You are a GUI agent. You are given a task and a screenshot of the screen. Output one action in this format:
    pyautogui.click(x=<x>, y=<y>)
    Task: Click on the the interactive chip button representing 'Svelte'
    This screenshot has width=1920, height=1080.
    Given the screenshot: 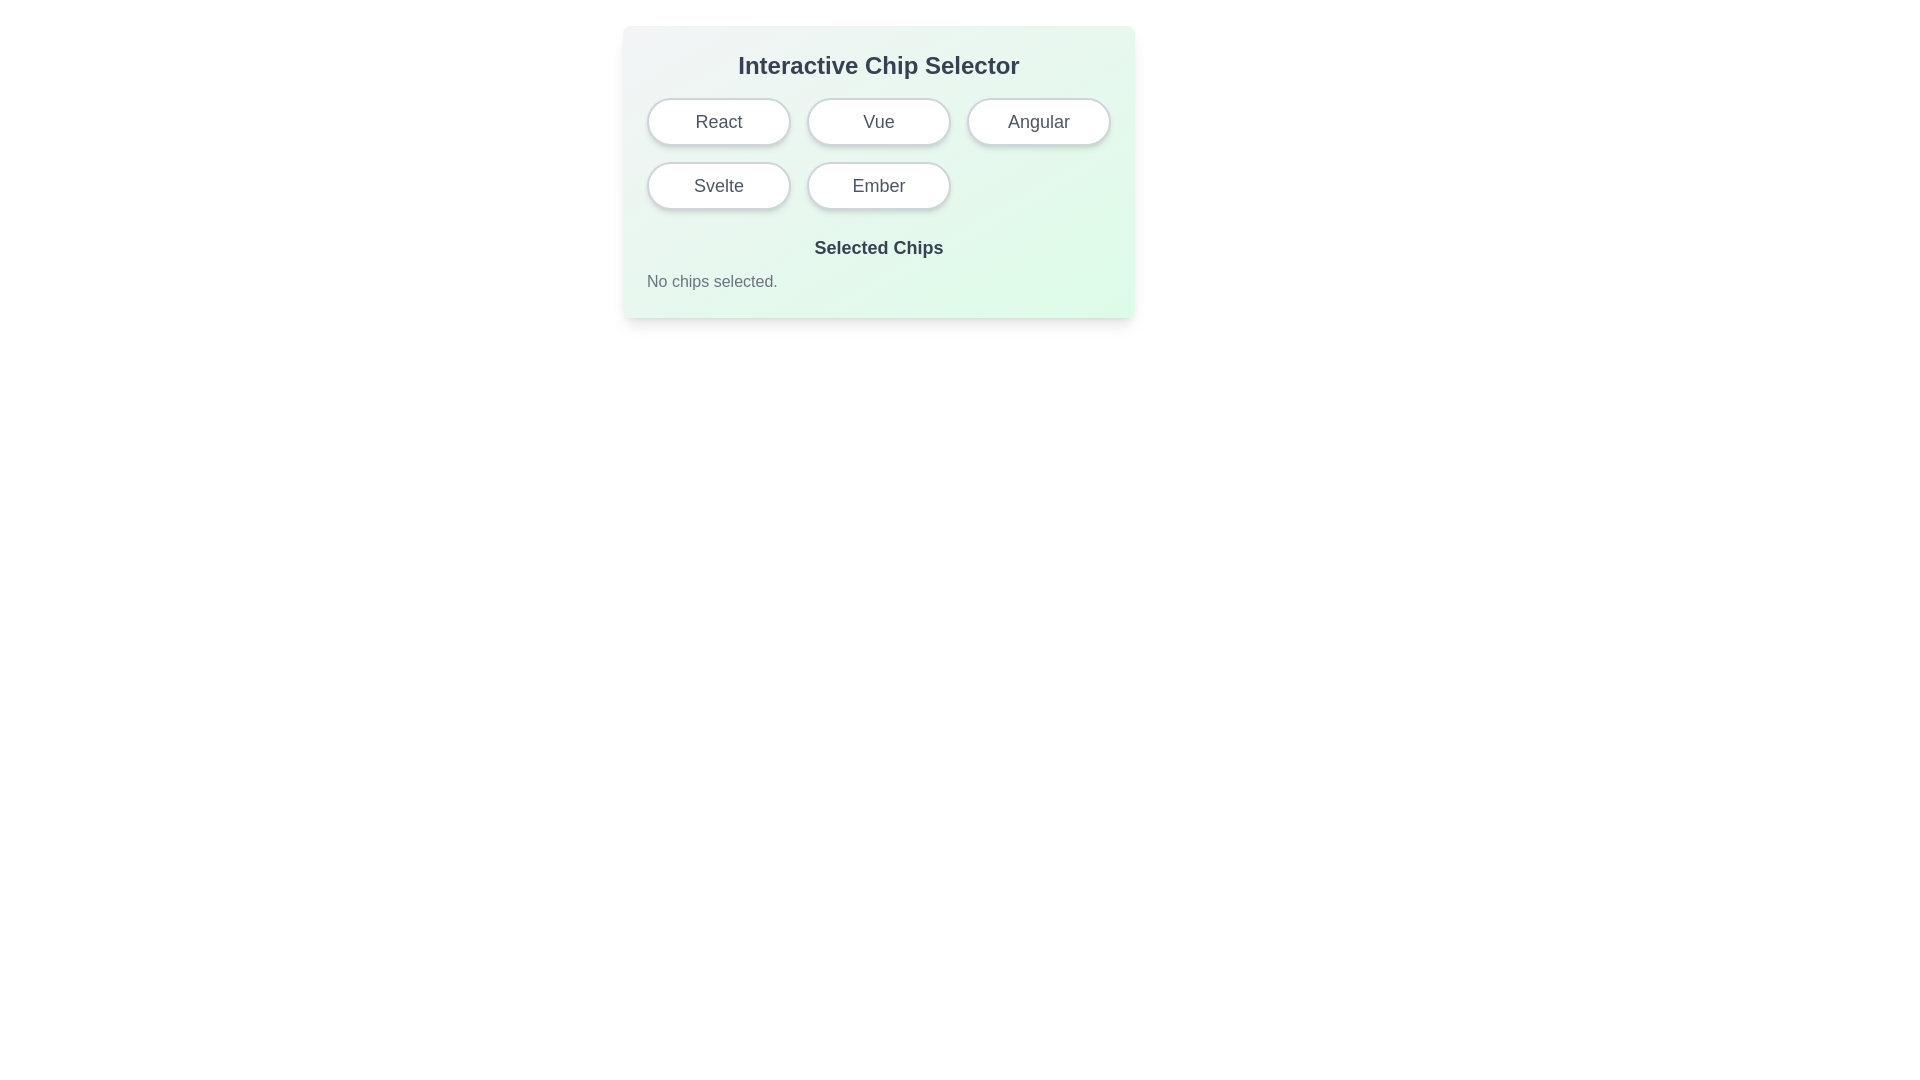 What is the action you would take?
    pyautogui.click(x=719, y=185)
    